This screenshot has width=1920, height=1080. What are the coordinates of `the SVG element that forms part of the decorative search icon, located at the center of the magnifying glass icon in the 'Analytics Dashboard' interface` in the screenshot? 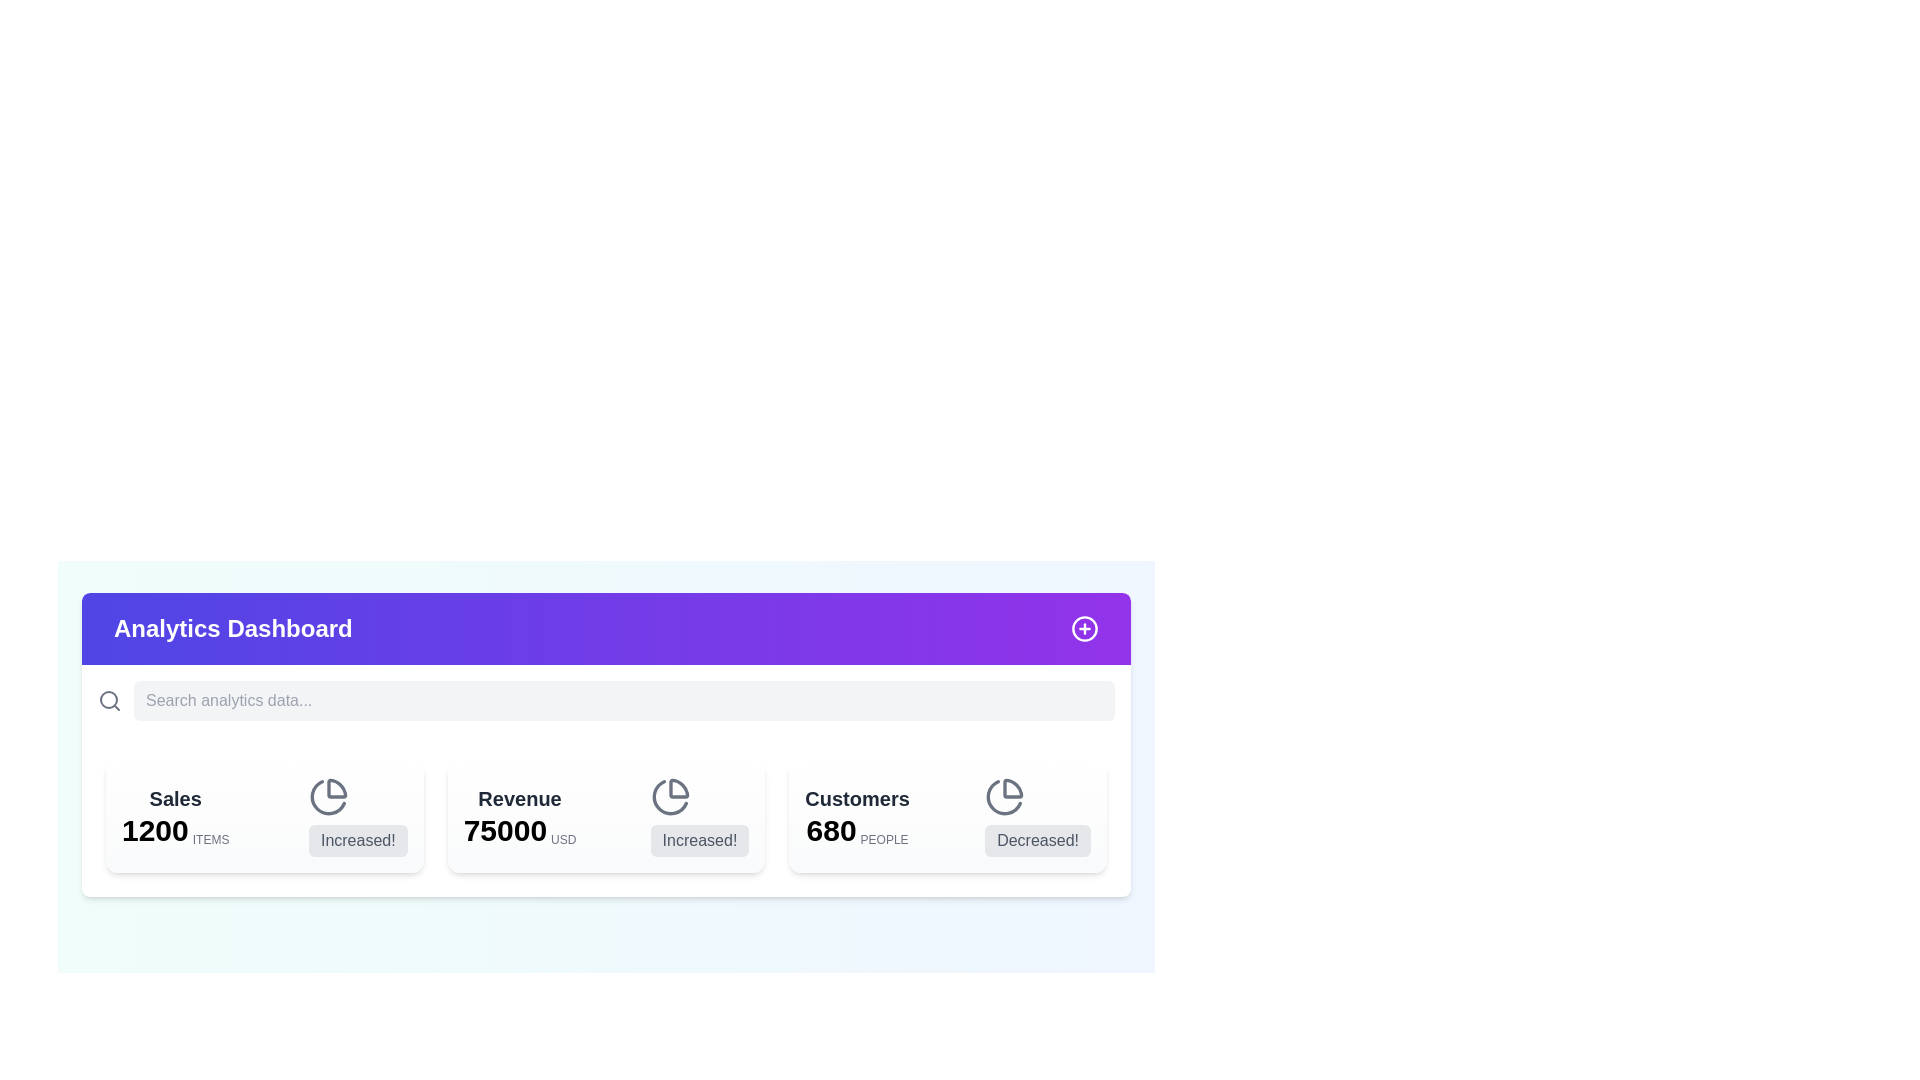 It's located at (108, 698).